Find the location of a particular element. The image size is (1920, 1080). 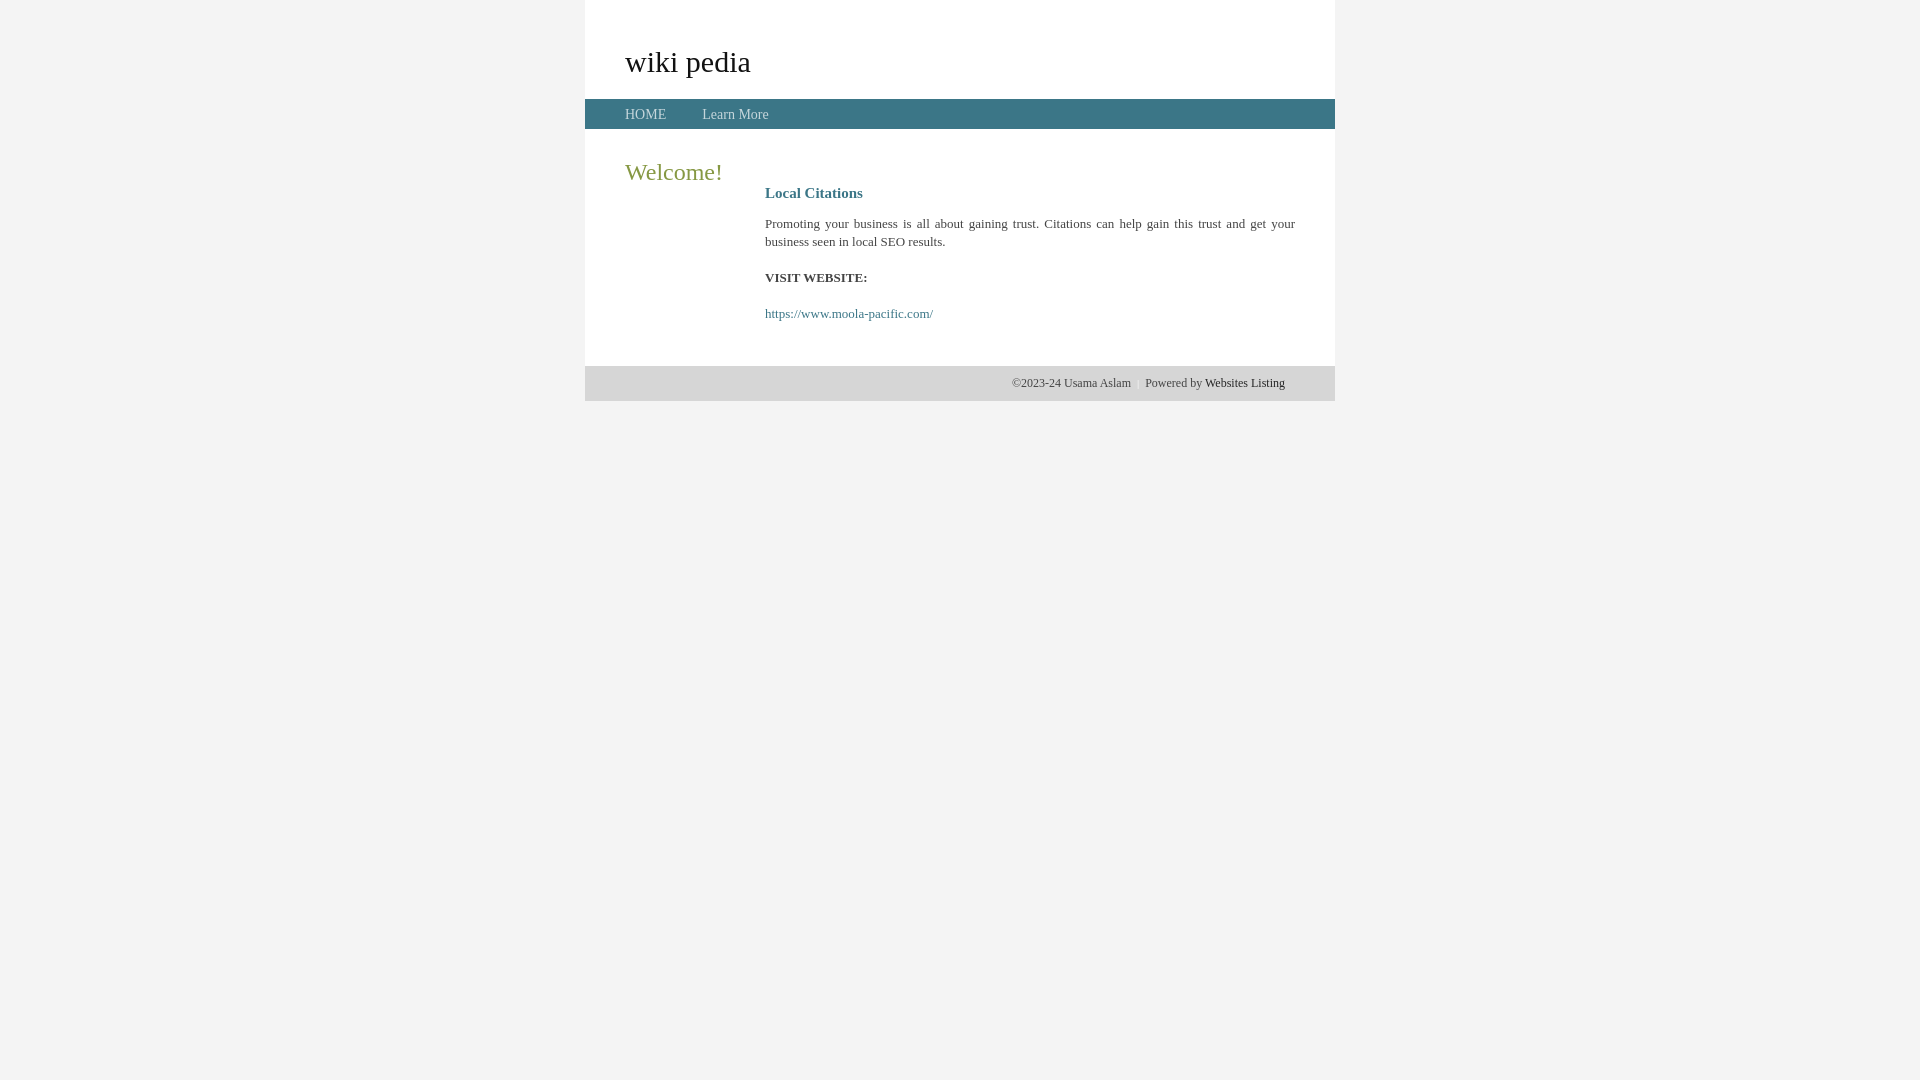

'Learn More' is located at coordinates (701, 114).